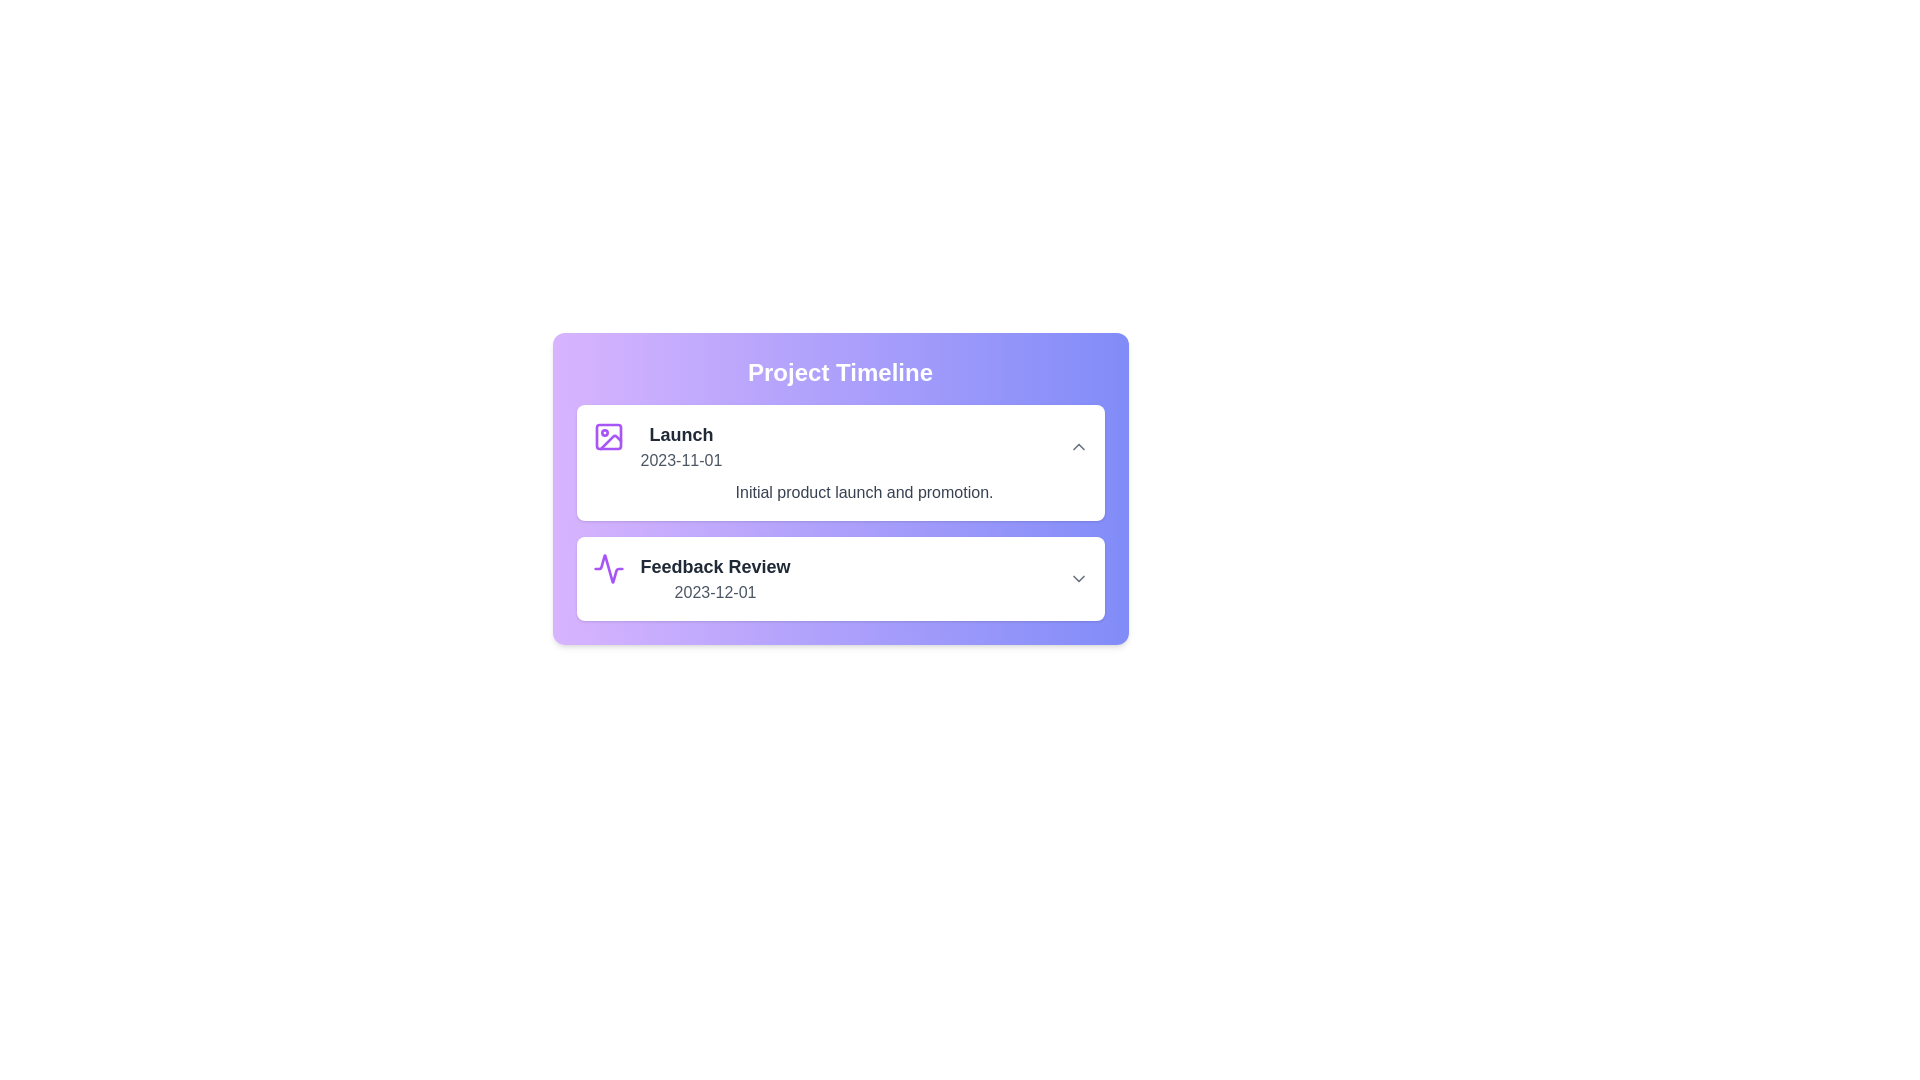 The width and height of the screenshot is (1920, 1080). Describe the element at coordinates (607, 435) in the screenshot. I see `the icon located at the top-left of the card styled with rounded corners and shadow` at that location.